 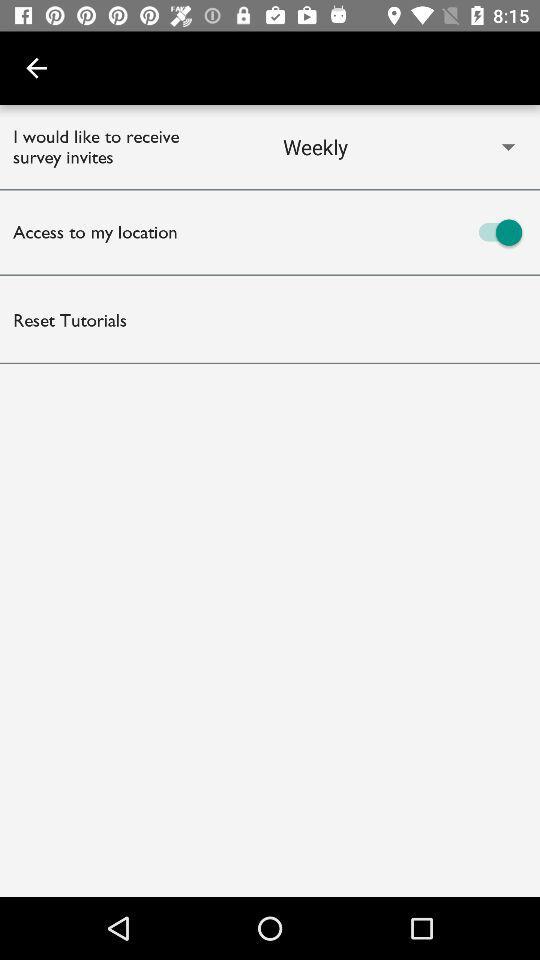 What do you see at coordinates (405, 232) in the screenshot?
I see `click the my location` at bounding box center [405, 232].